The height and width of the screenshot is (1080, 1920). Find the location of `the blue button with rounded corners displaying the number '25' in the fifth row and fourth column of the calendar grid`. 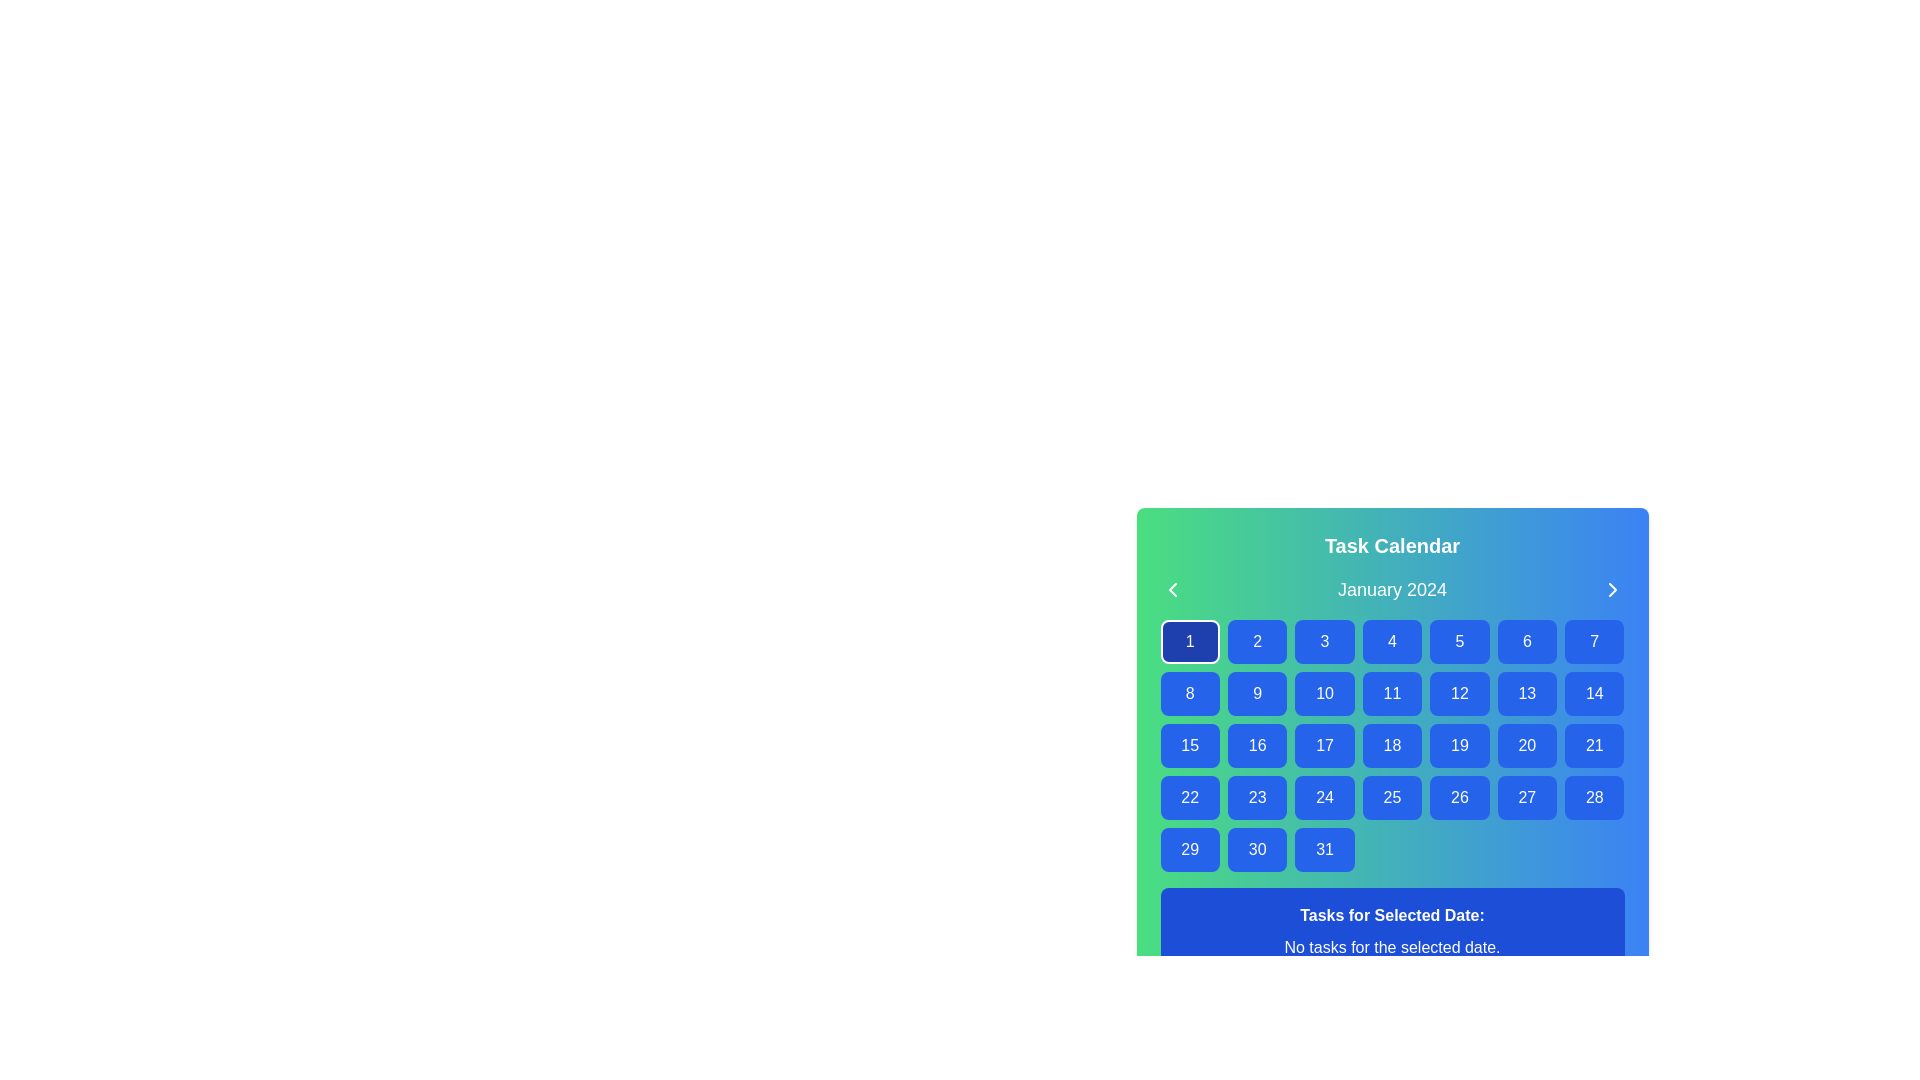

the blue button with rounded corners displaying the number '25' in the fifth row and fourth column of the calendar grid is located at coordinates (1391, 797).